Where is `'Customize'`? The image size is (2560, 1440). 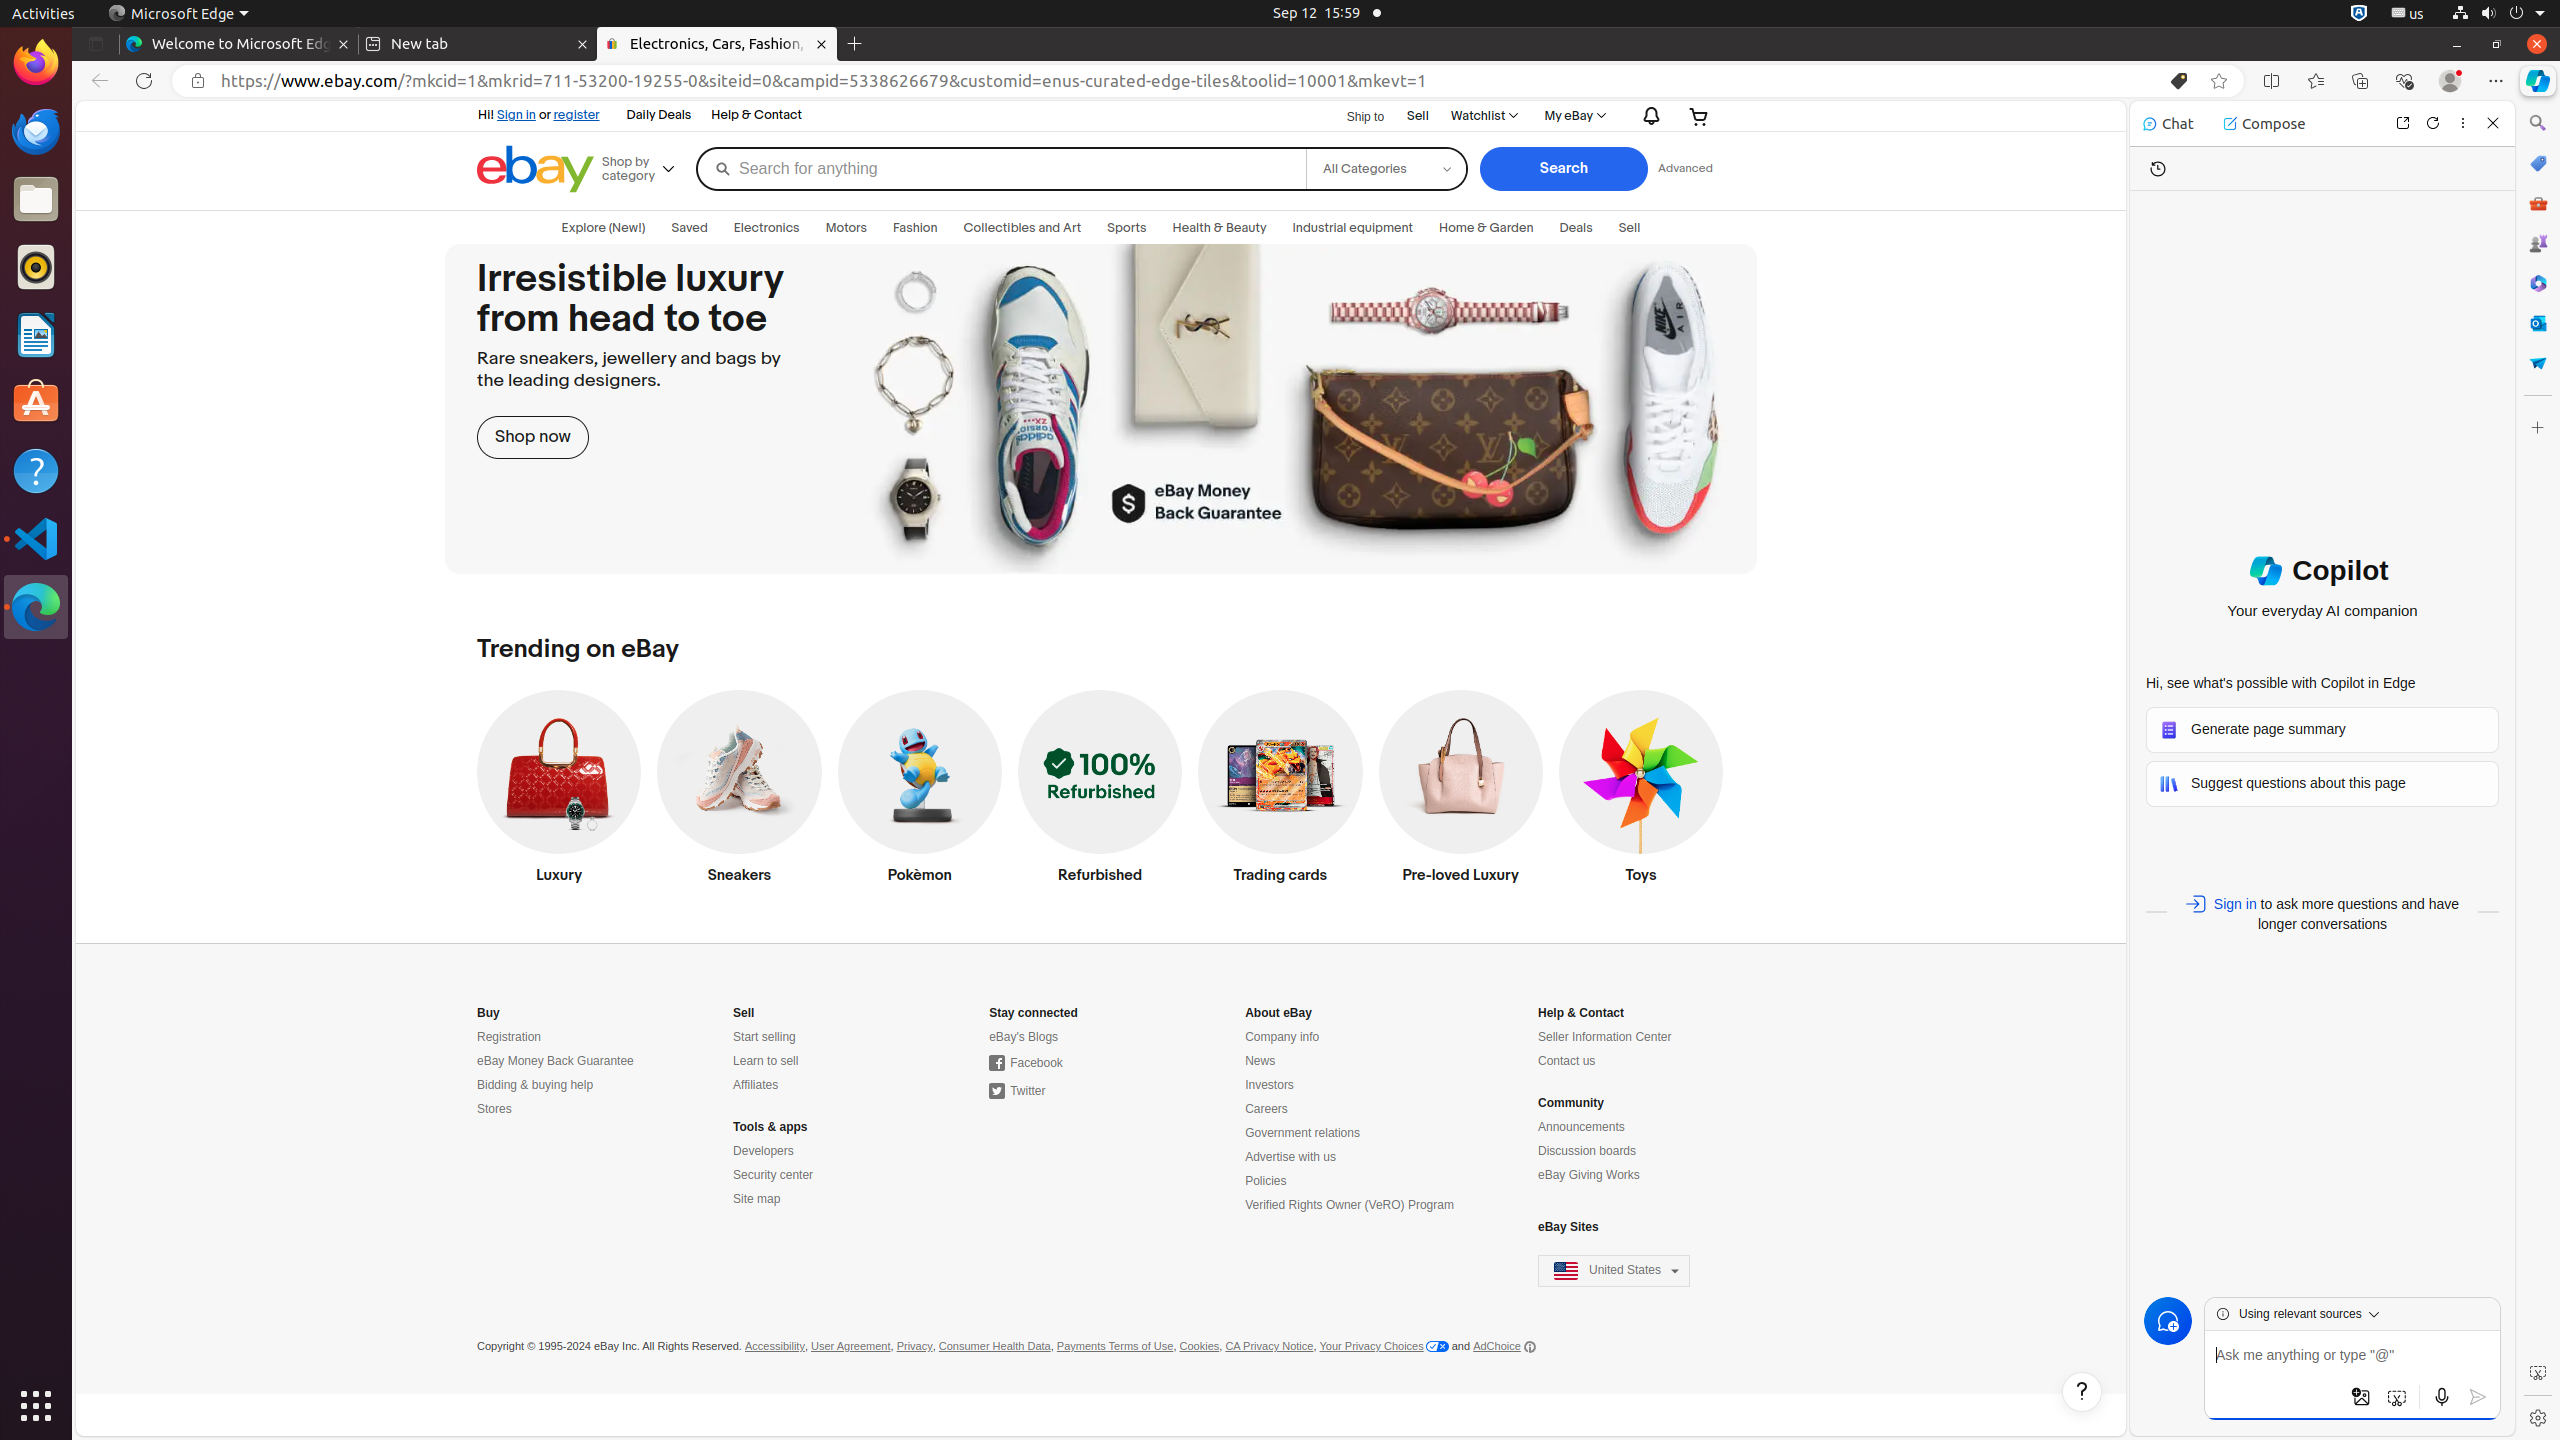
'Customize' is located at coordinates (2536, 426).